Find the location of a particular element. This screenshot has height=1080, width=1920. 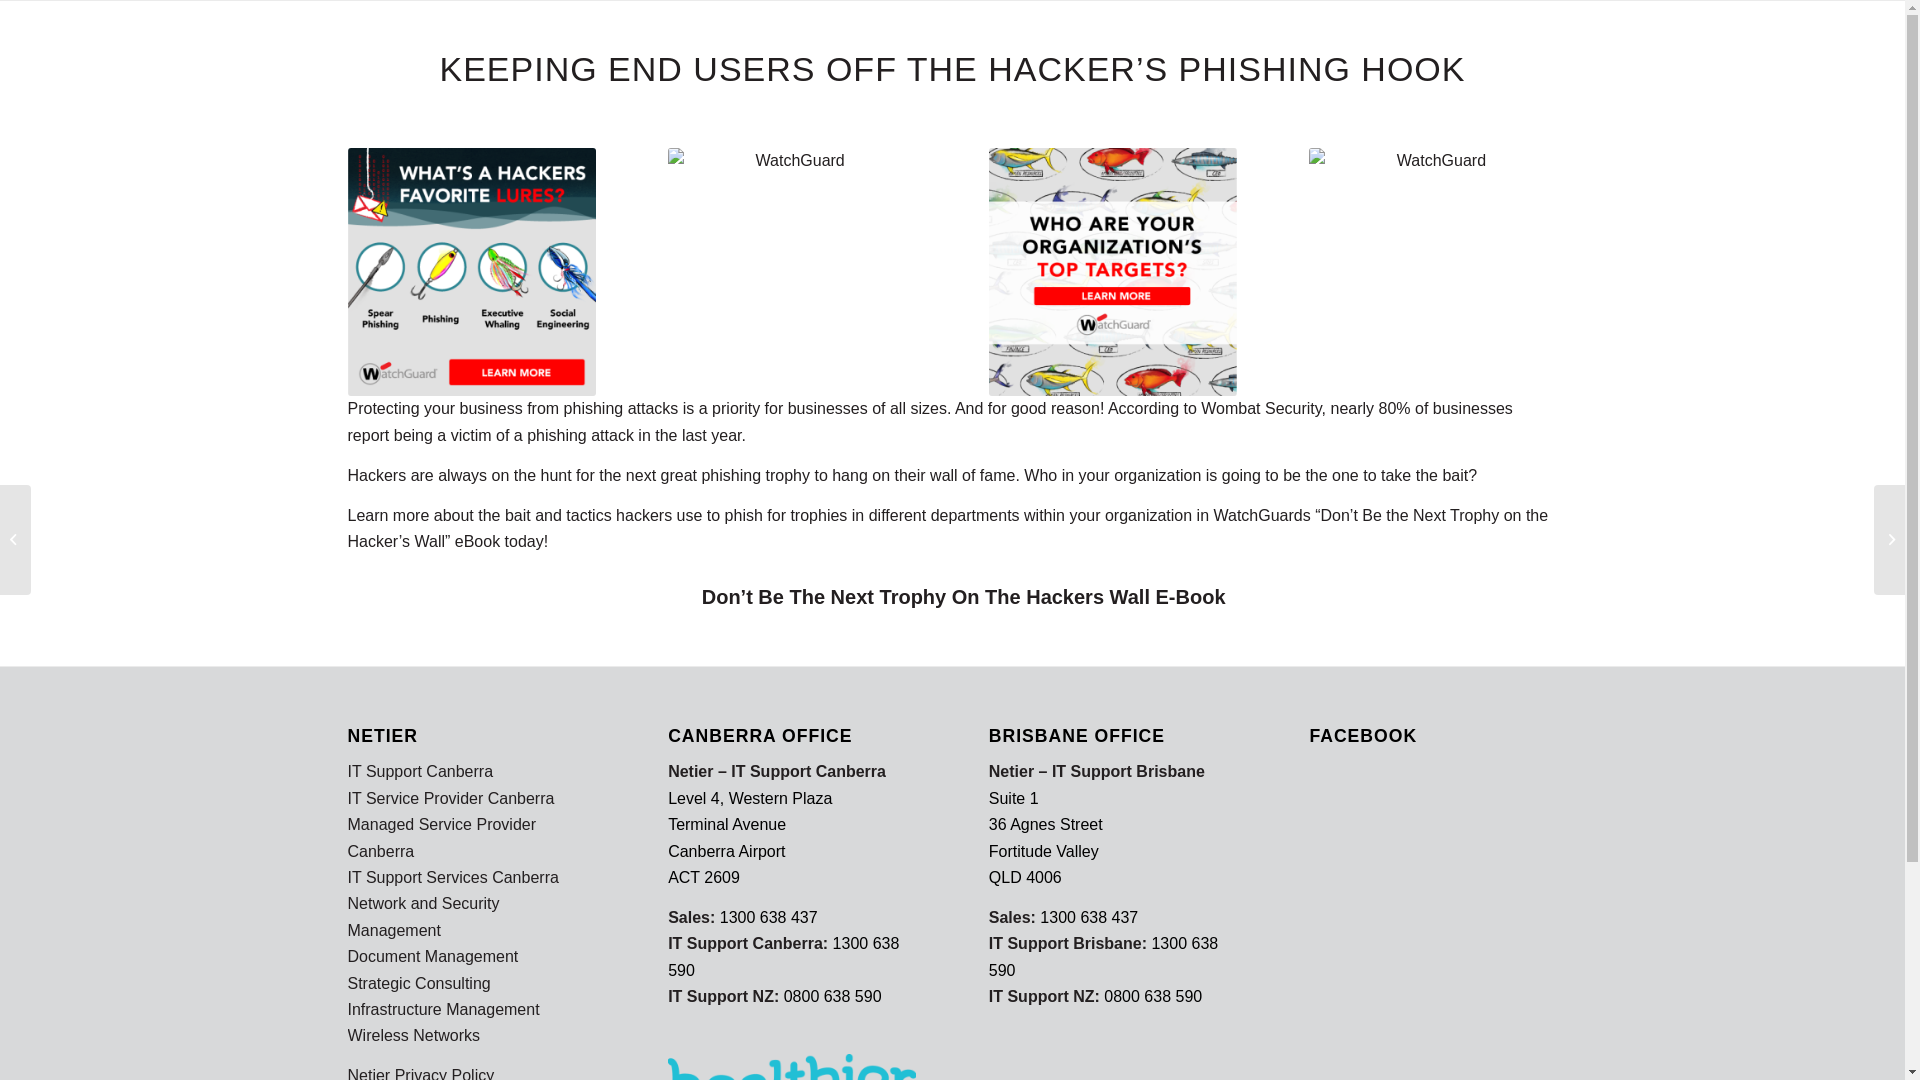

'Document Management' is located at coordinates (432, 955).